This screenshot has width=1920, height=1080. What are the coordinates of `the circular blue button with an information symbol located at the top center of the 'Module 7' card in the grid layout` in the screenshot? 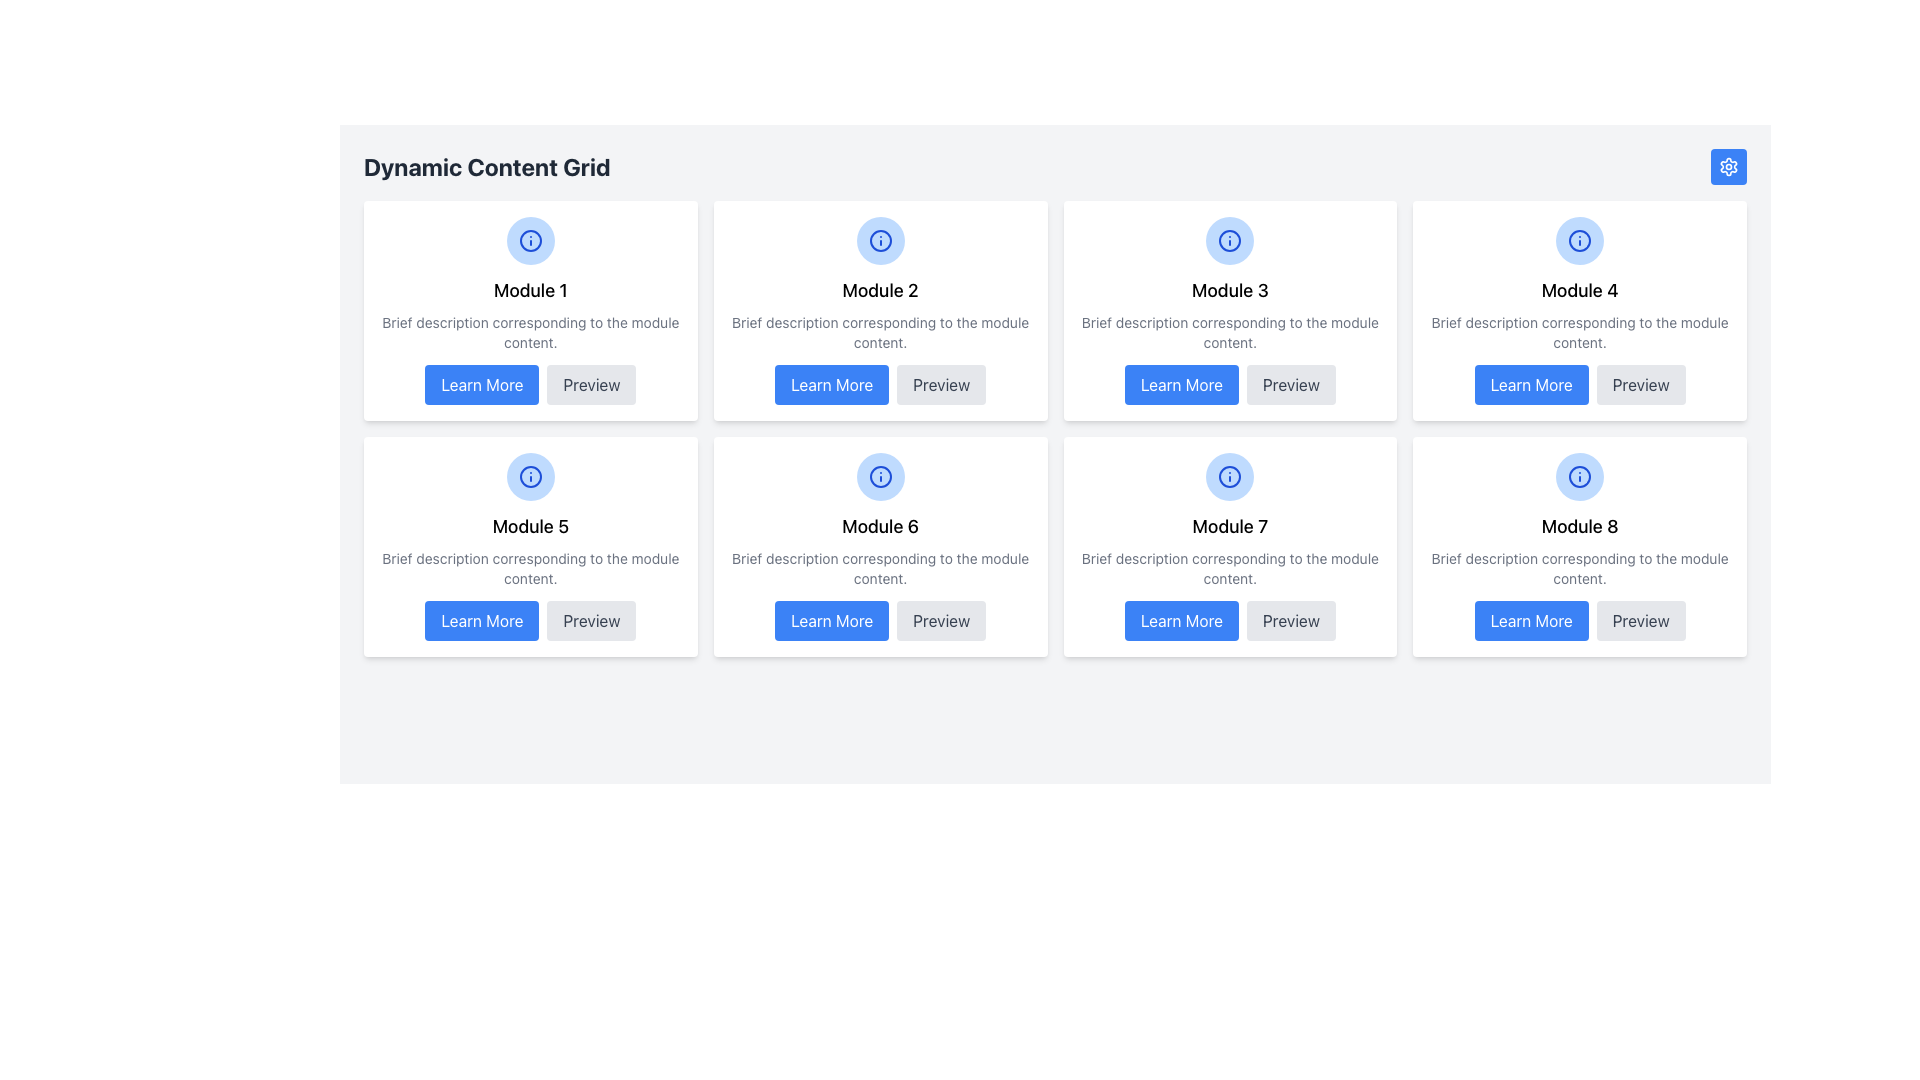 It's located at (1229, 477).